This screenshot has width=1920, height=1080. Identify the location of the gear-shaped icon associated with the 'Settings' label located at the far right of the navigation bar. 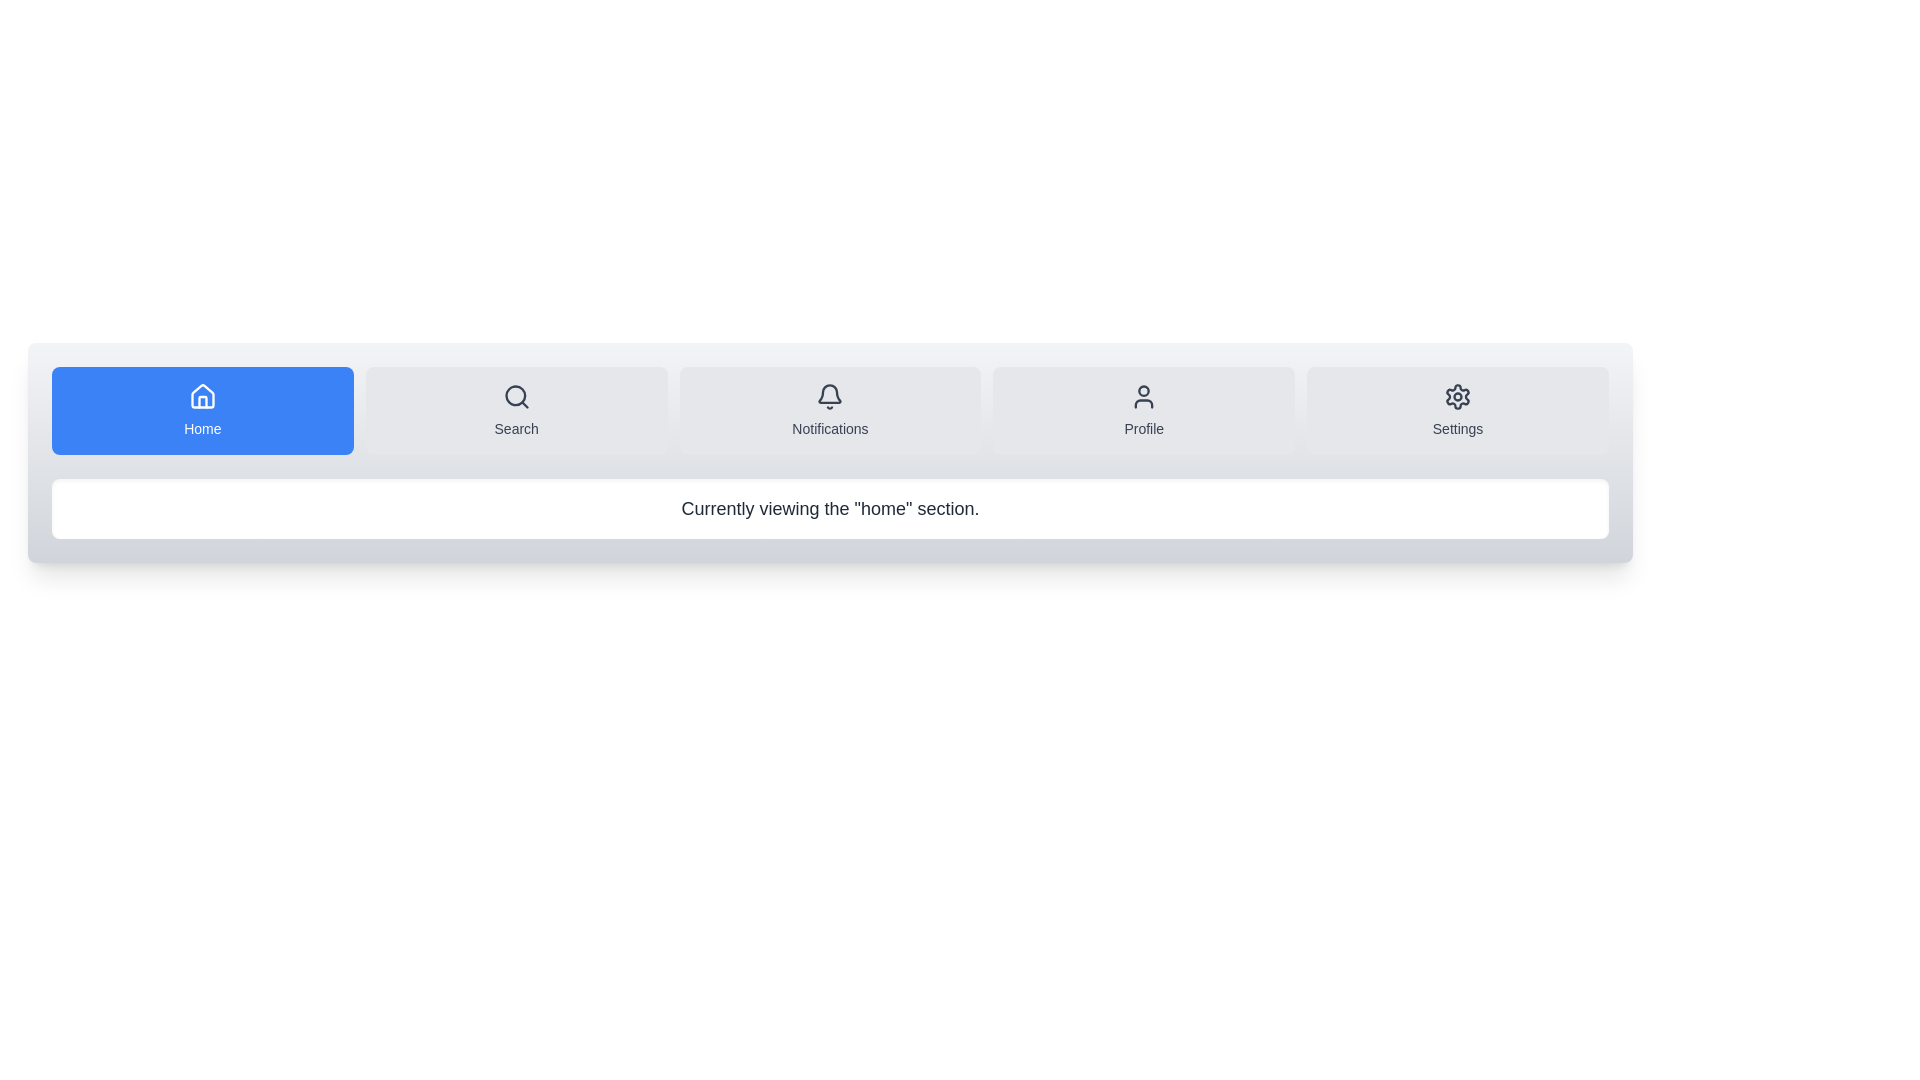
(1458, 397).